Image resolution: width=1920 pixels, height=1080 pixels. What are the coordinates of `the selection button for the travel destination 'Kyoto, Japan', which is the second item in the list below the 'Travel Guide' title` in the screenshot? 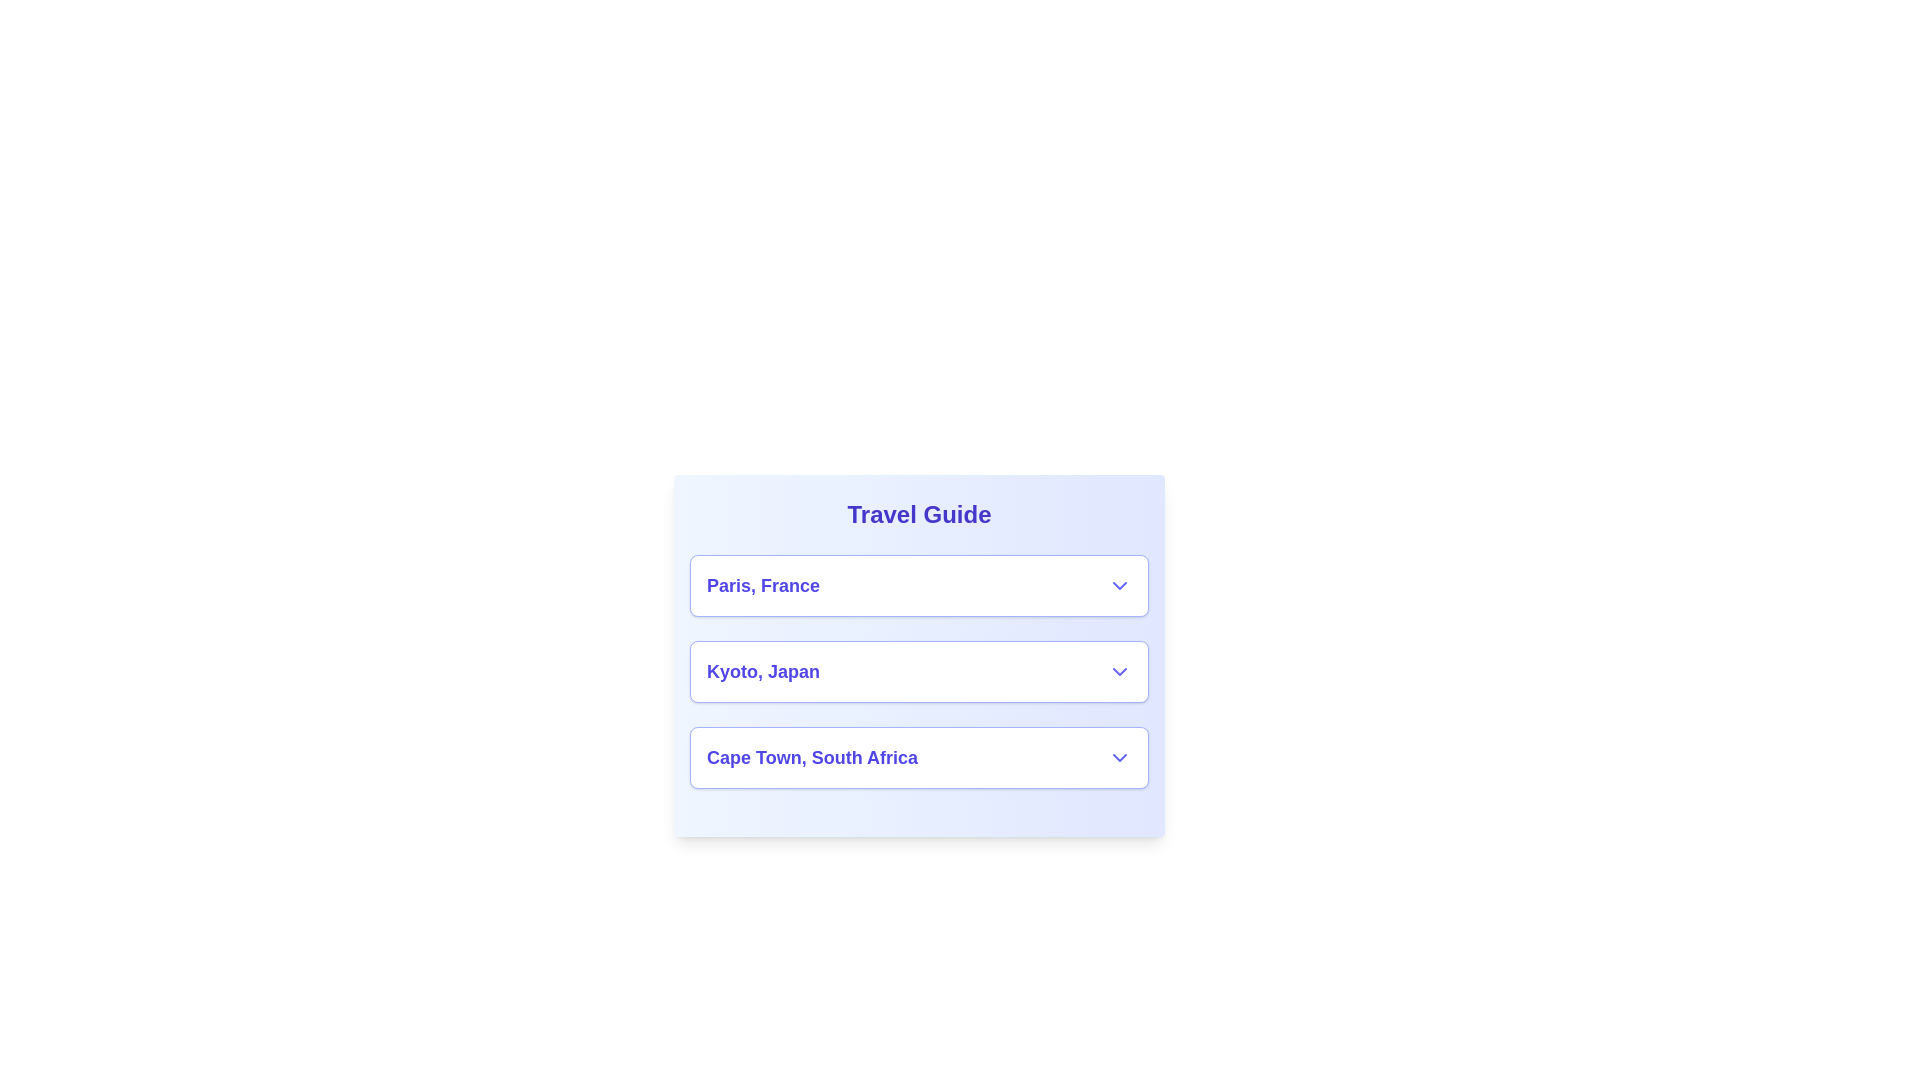 It's located at (918, 655).